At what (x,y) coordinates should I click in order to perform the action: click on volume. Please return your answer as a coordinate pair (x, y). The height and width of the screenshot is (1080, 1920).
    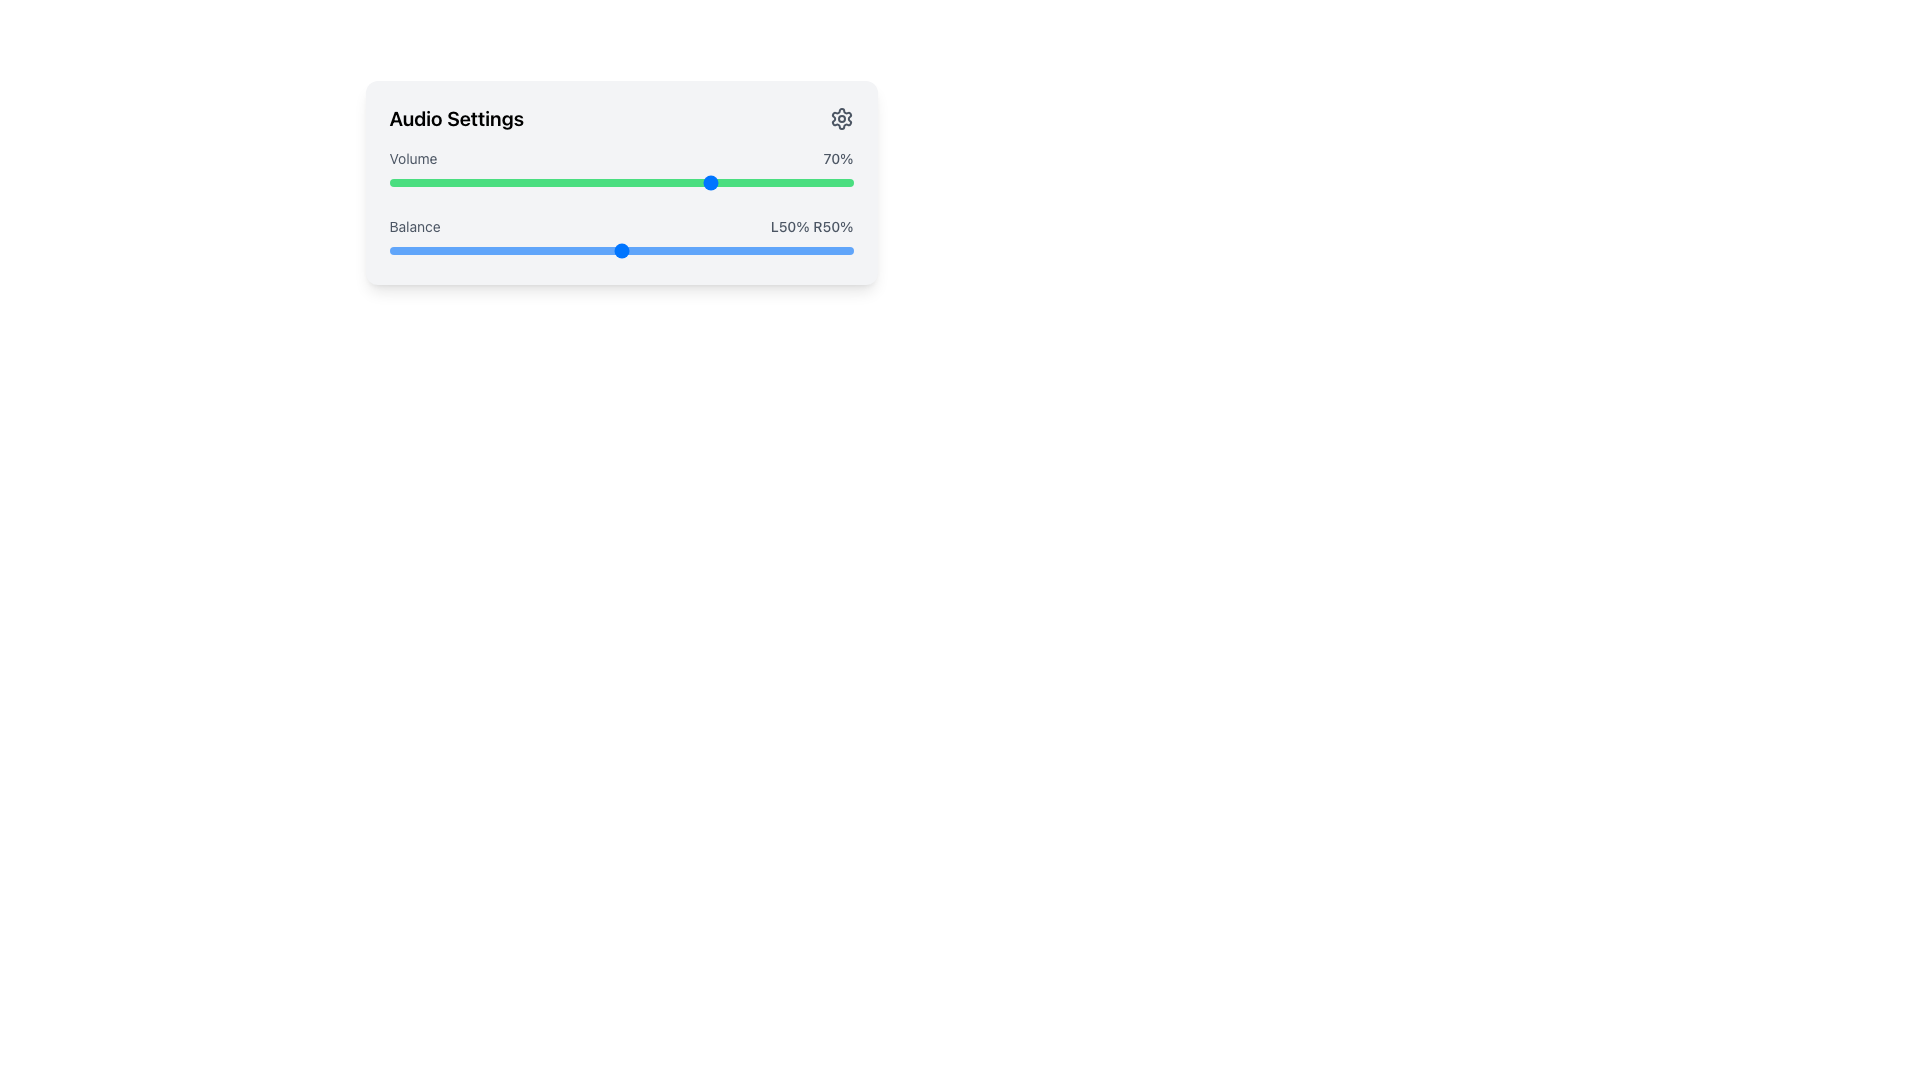
    Looking at the image, I should click on (634, 182).